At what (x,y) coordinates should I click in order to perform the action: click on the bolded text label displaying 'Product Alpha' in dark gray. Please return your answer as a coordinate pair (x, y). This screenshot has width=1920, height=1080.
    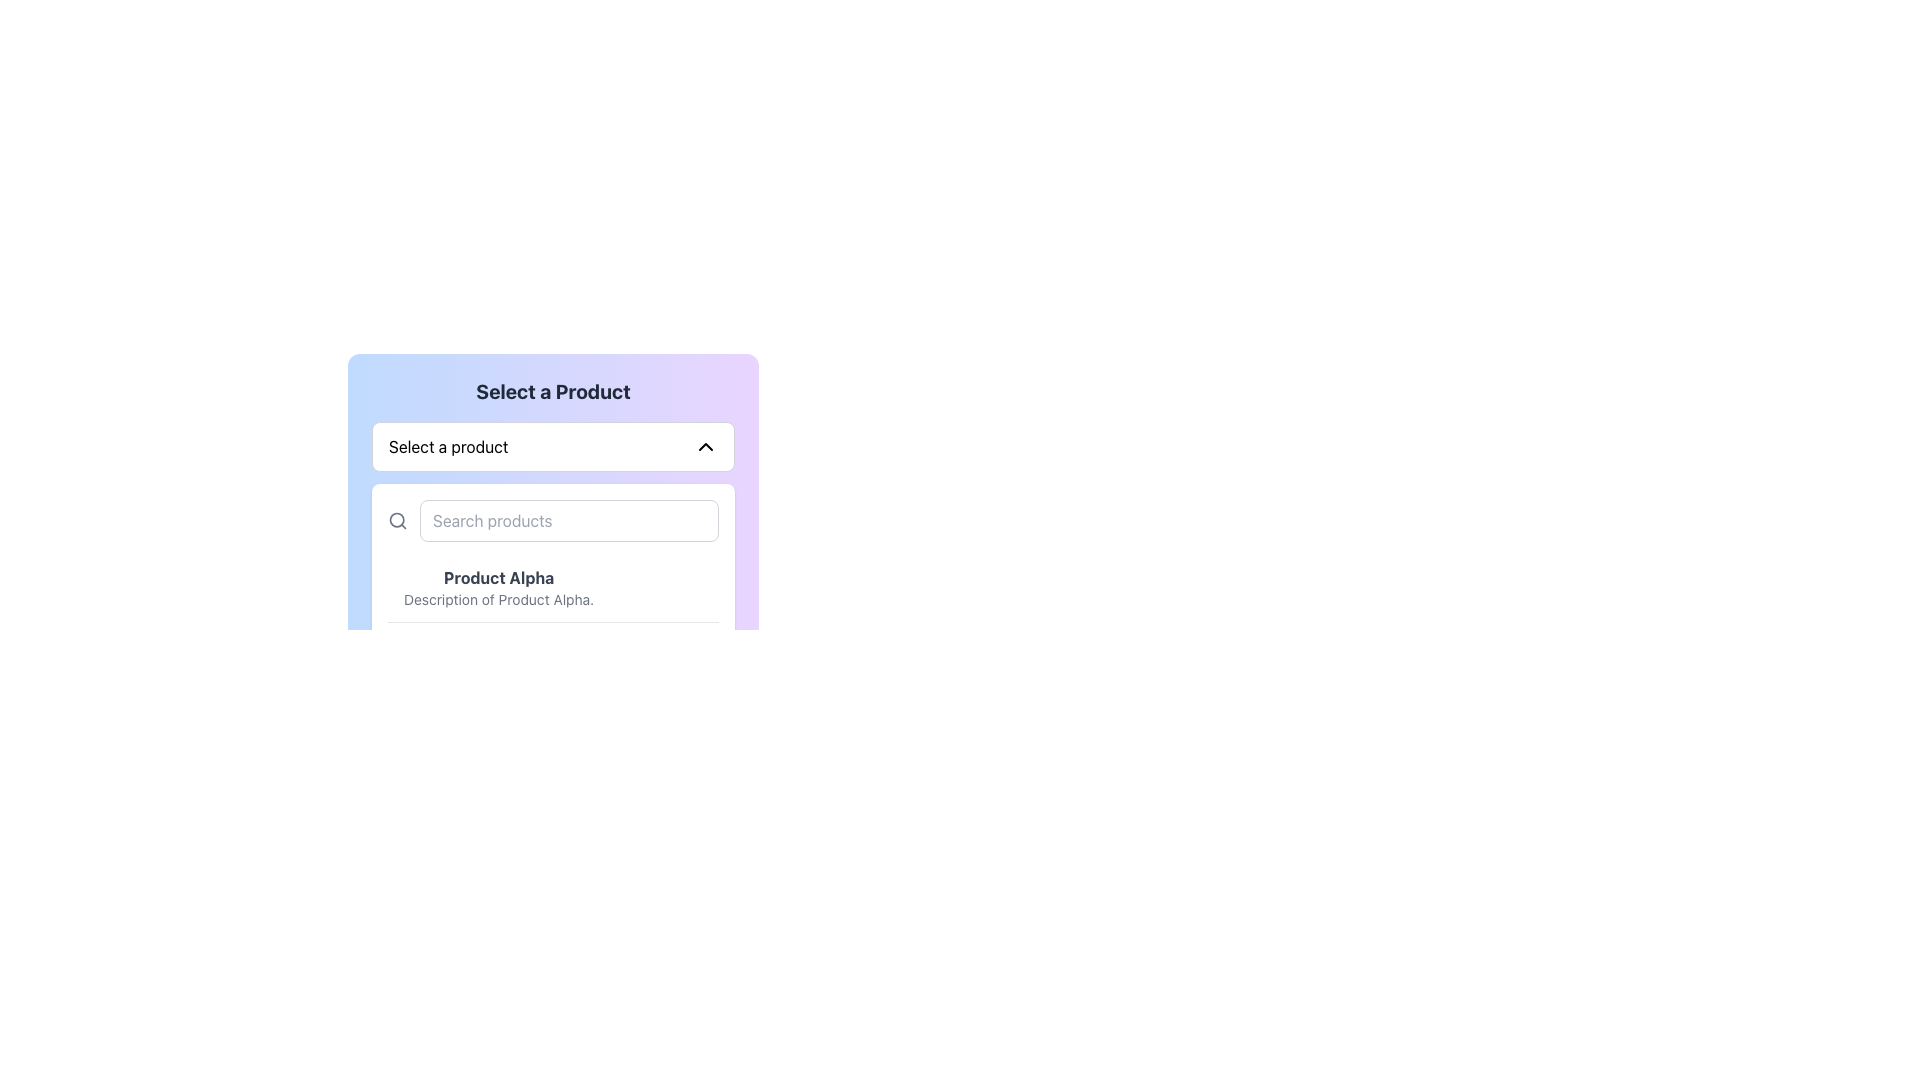
    Looking at the image, I should click on (499, 578).